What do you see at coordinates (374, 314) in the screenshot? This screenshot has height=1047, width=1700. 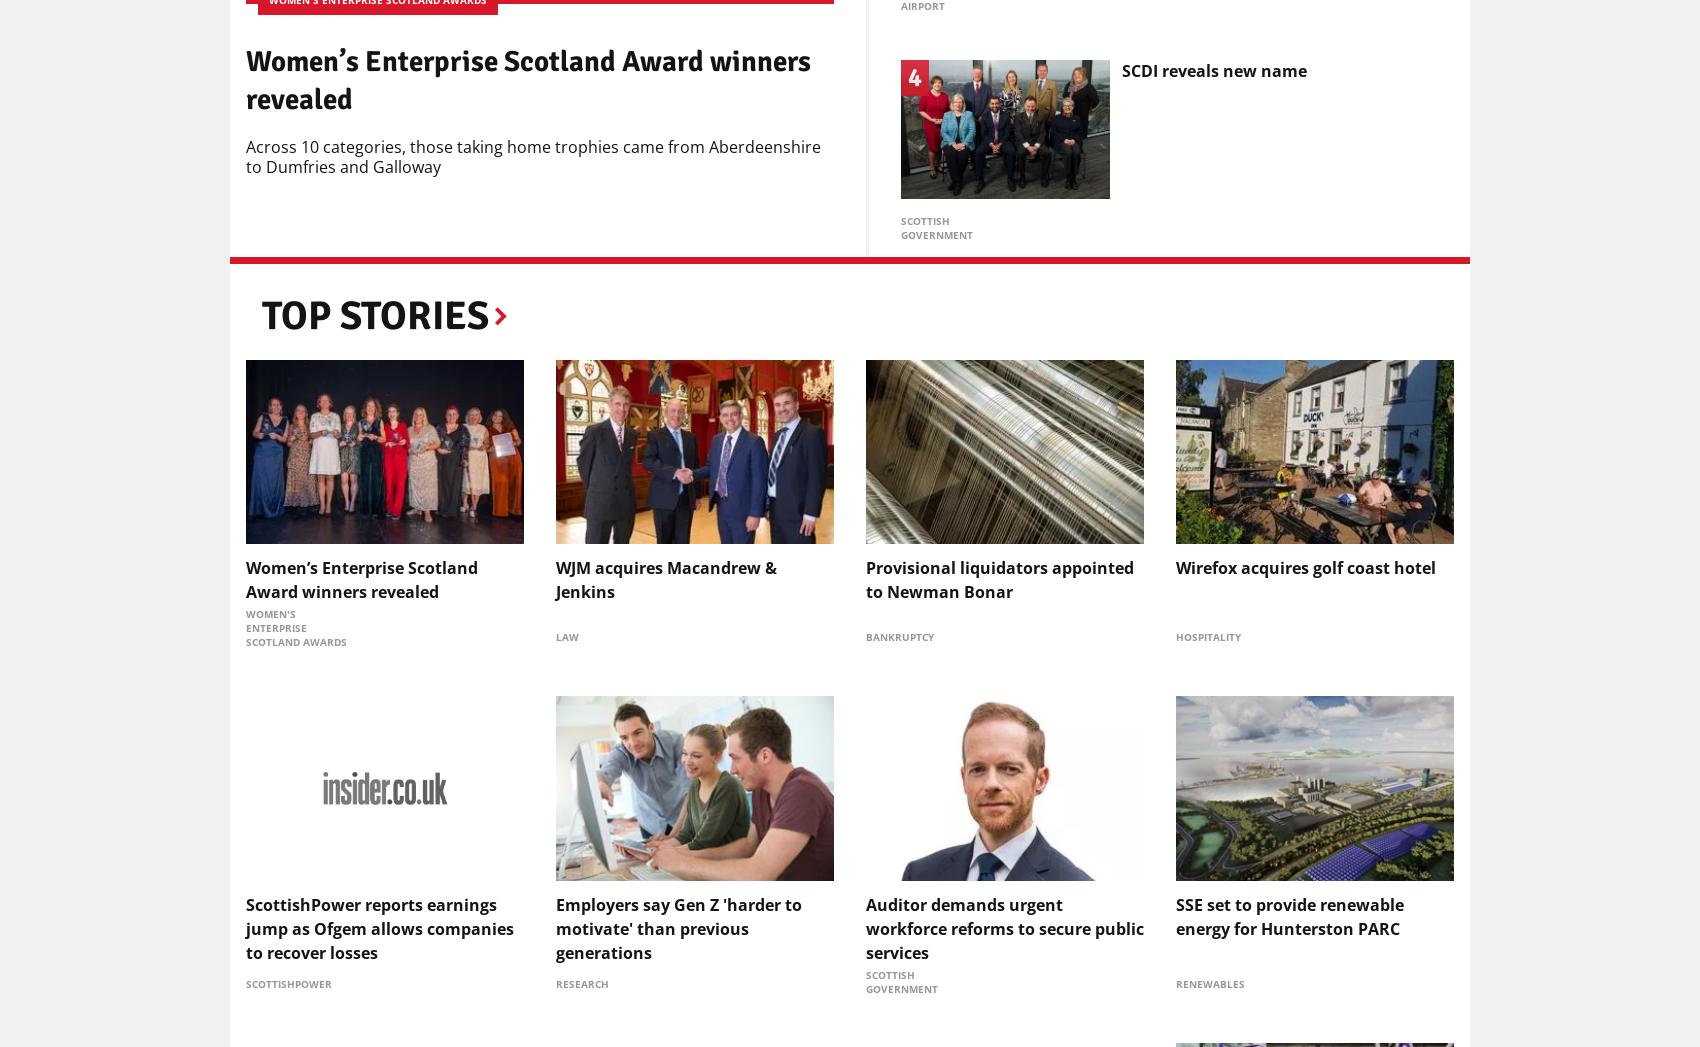 I see `'Top Stories'` at bounding box center [374, 314].